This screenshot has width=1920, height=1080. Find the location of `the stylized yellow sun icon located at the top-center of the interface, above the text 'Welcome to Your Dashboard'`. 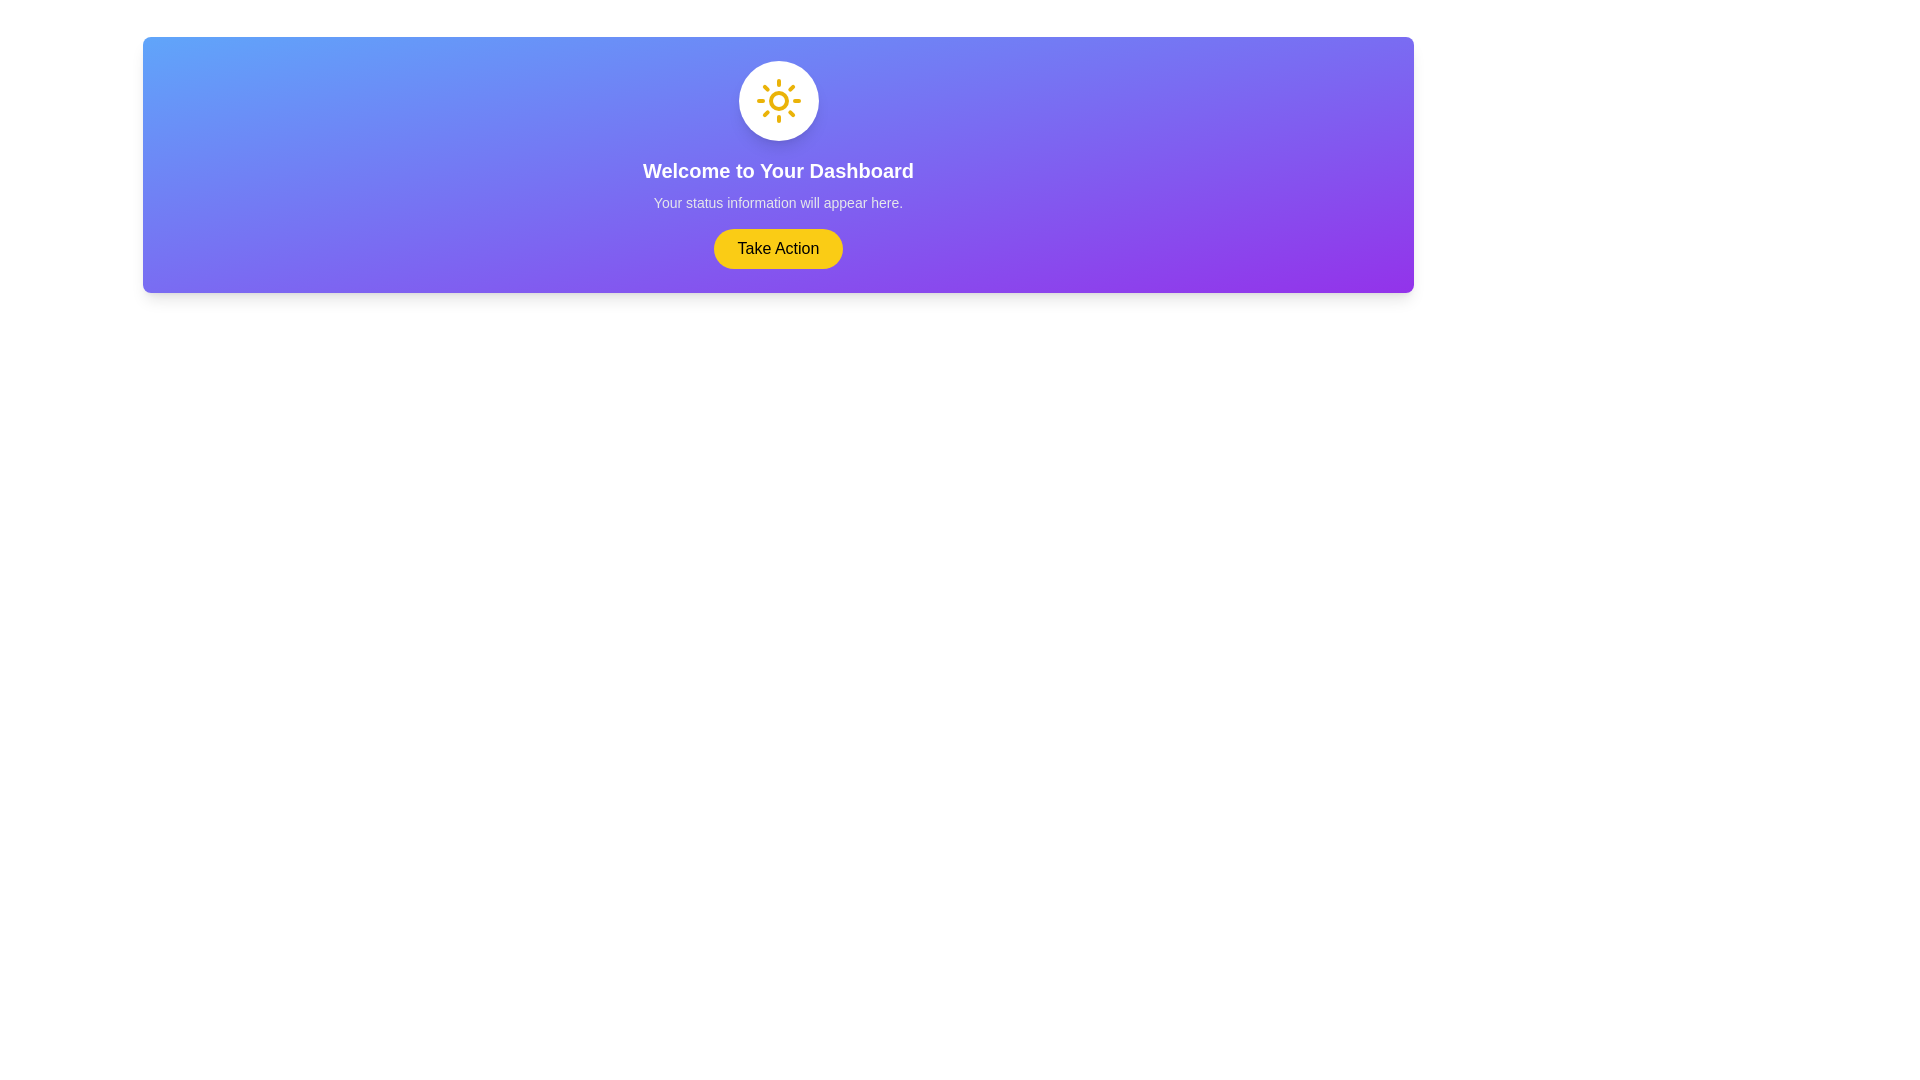

the stylized yellow sun icon located at the top-center of the interface, above the text 'Welcome to Your Dashboard' is located at coordinates (777, 100).